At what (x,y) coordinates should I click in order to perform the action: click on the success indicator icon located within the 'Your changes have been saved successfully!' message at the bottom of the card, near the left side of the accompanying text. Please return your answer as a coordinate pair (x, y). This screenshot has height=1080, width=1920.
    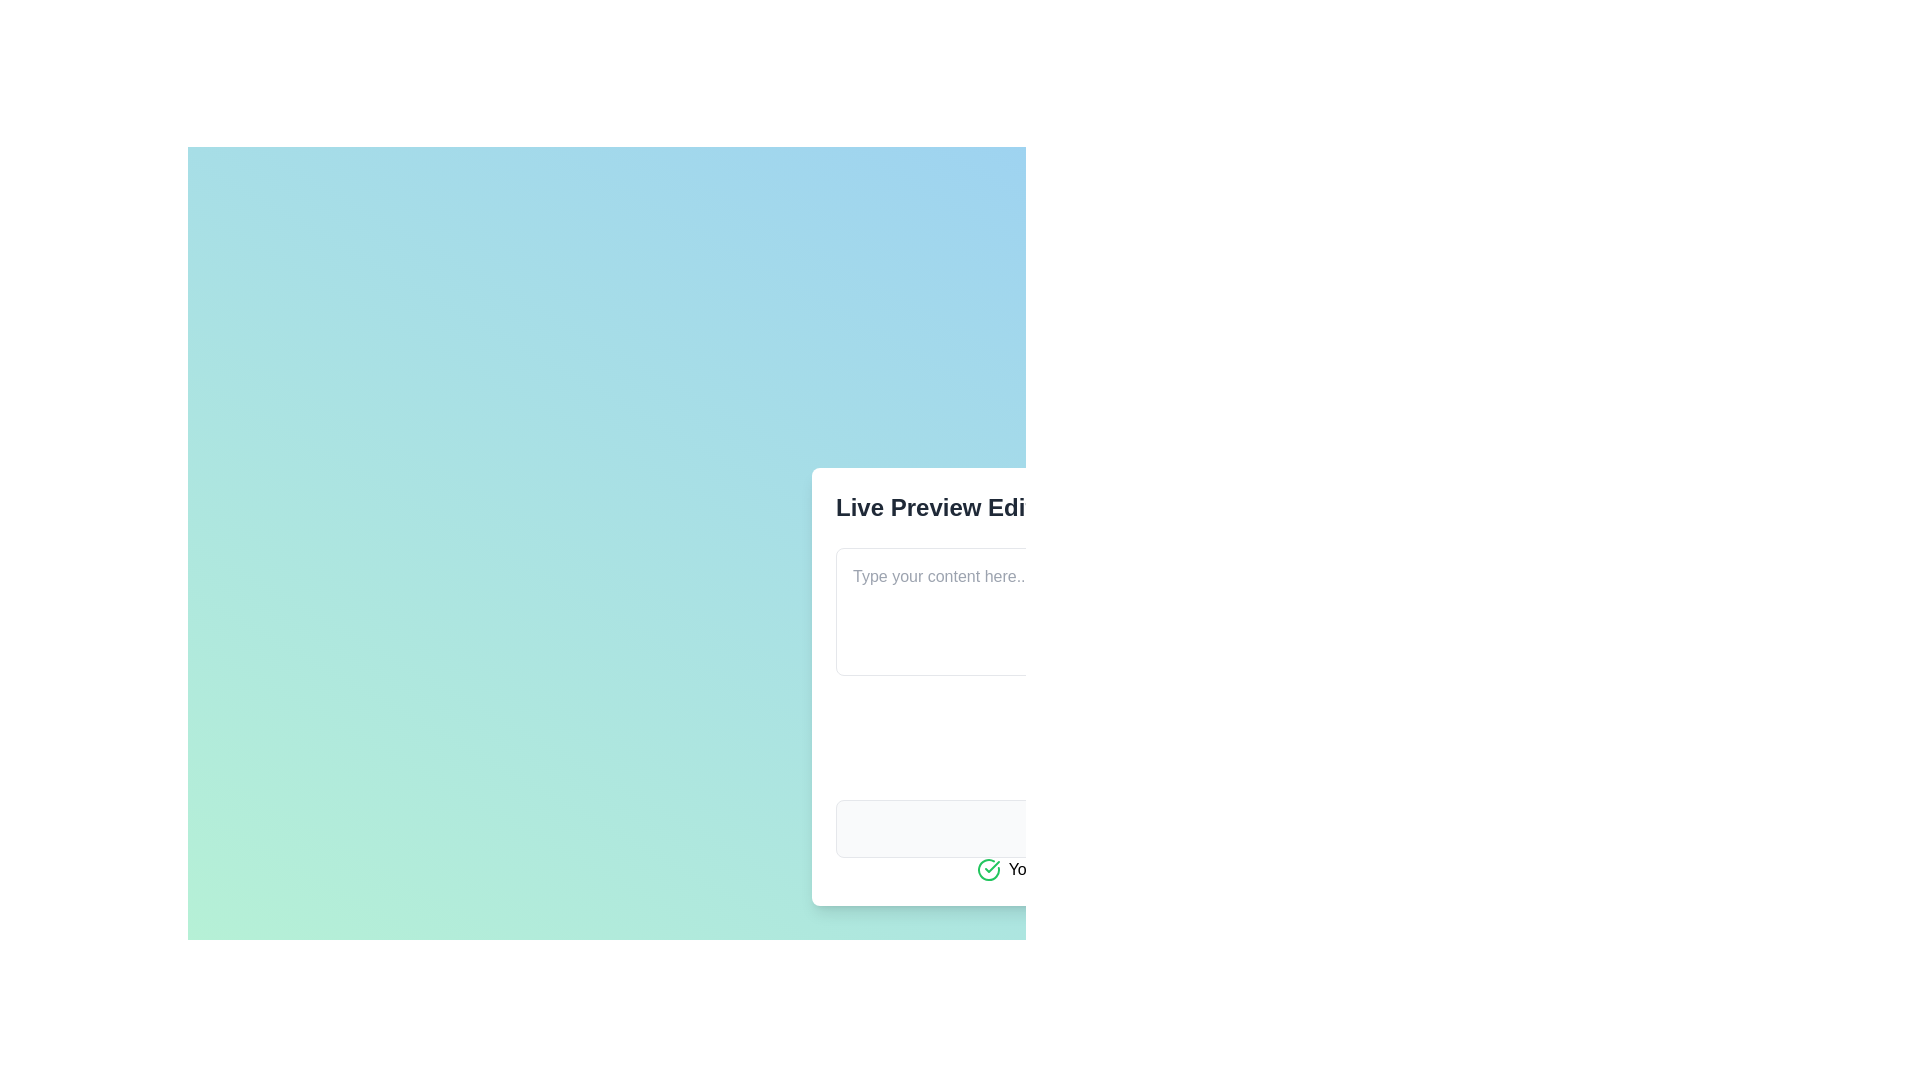
    Looking at the image, I should click on (988, 869).